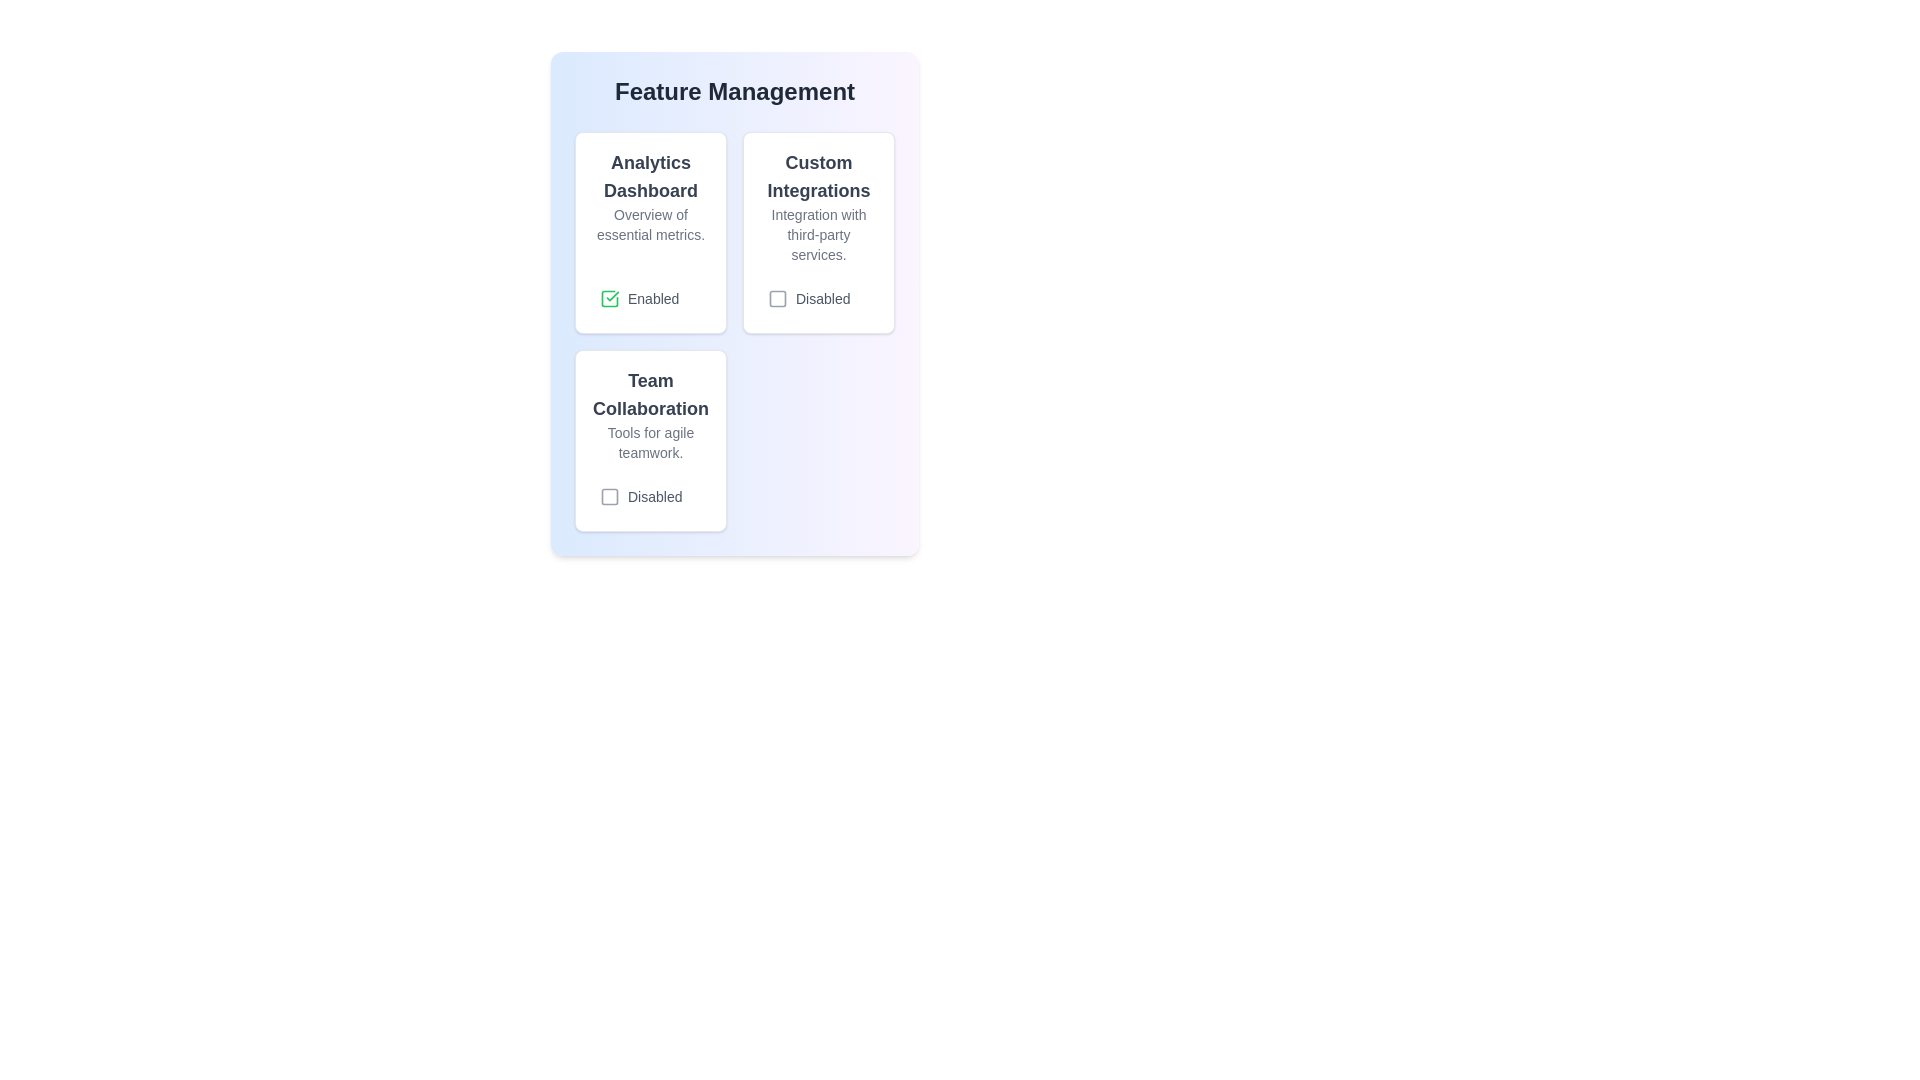 The width and height of the screenshot is (1920, 1080). Describe the element at coordinates (641, 496) in the screenshot. I see `the label 'Disabled' of the checkbox located in the bottom section of the 'Team Collaboration' card, which is positioned below the text 'Tools for agile teamwork.'` at that location.